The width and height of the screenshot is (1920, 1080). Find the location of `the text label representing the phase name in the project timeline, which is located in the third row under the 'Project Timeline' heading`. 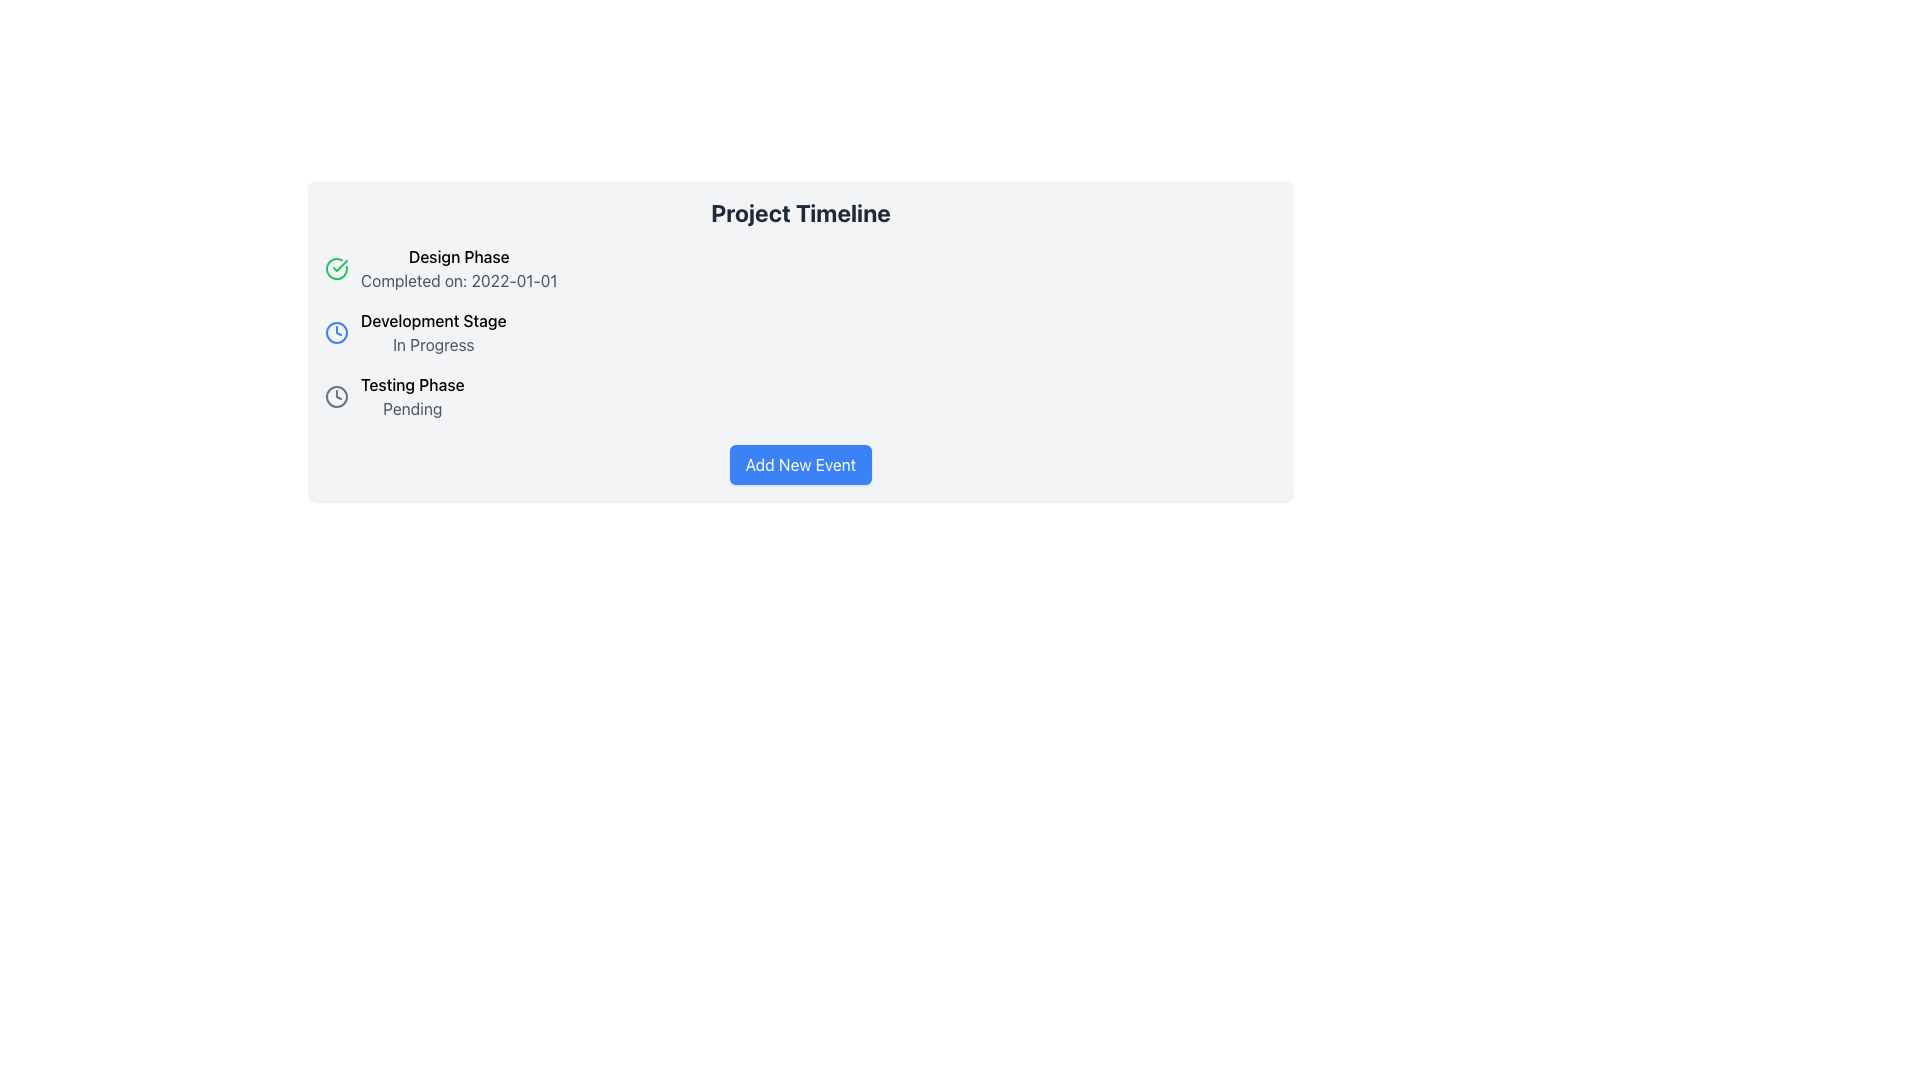

the text label representing the phase name in the project timeline, which is located in the third row under the 'Project Timeline' heading is located at coordinates (411, 385).